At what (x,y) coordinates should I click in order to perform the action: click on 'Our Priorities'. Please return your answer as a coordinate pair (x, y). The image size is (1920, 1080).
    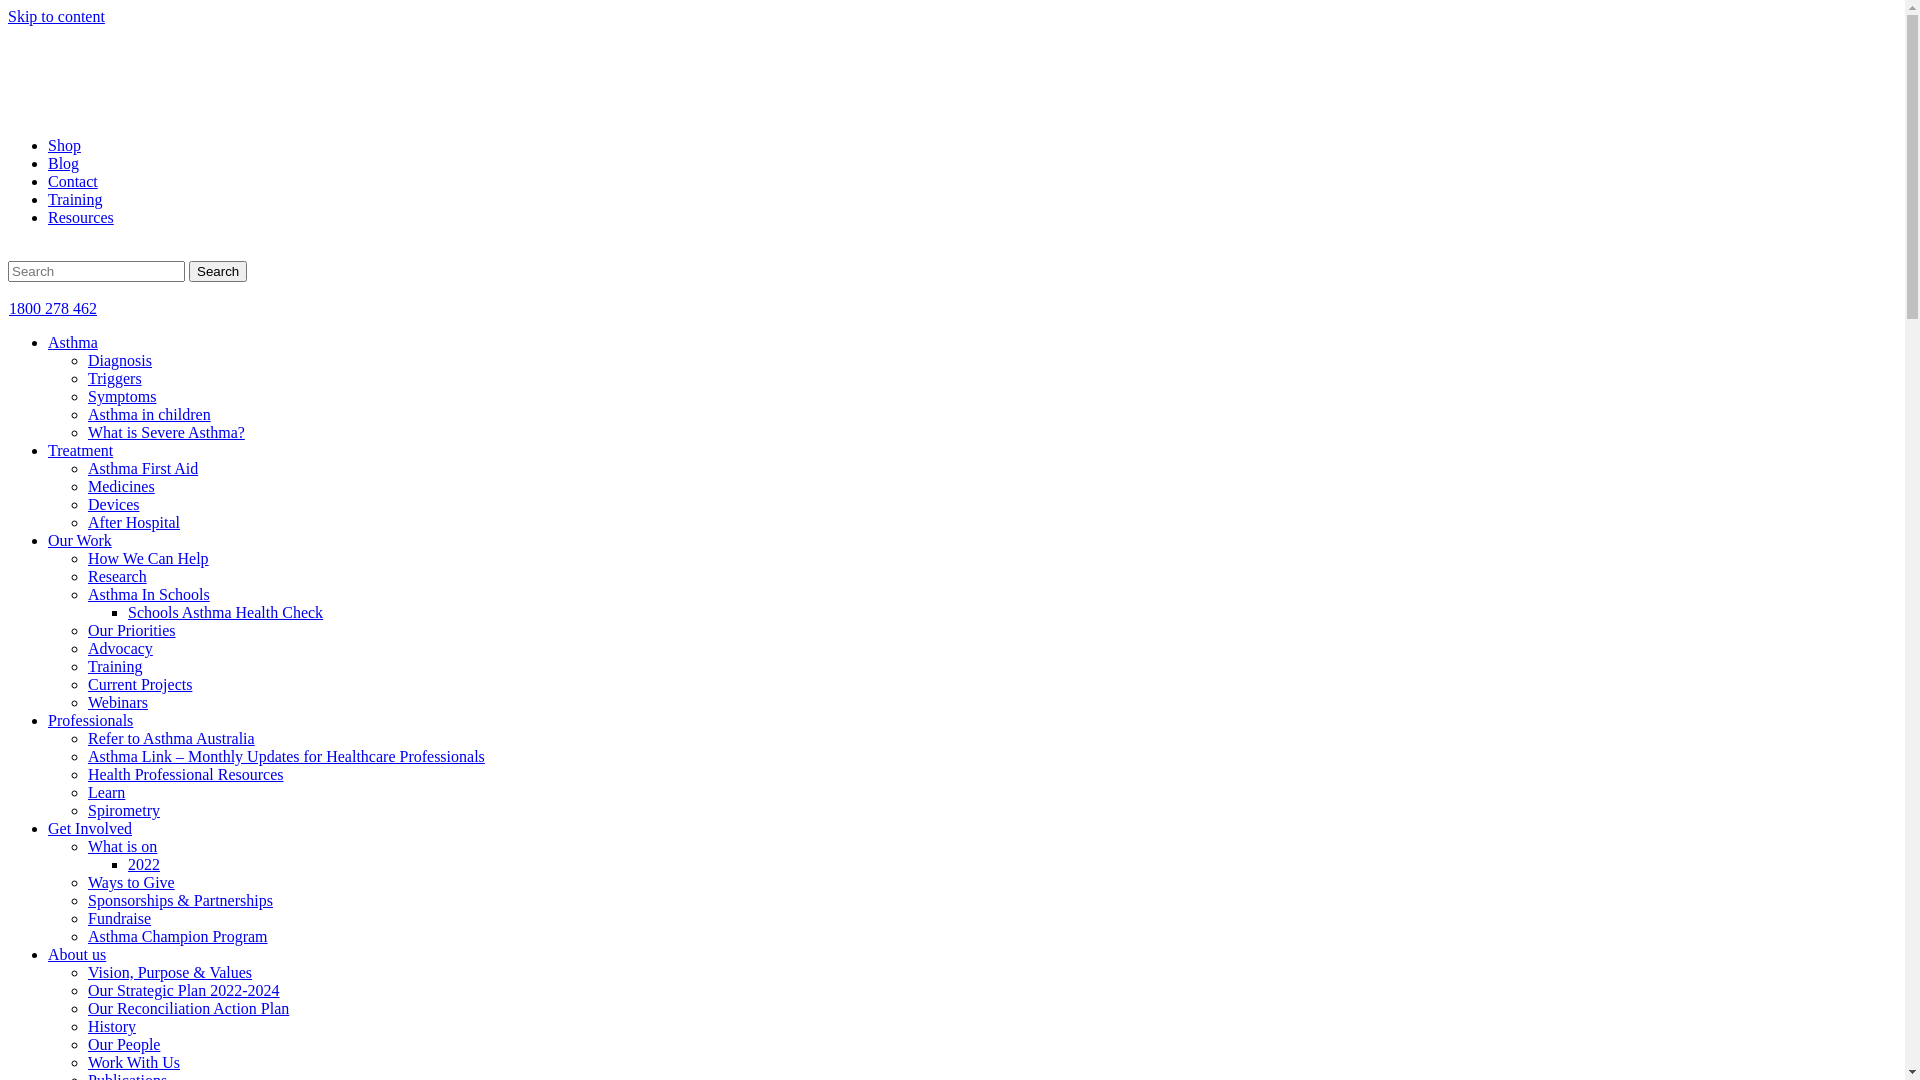
    Looking at the image, I should click on (130, 630).